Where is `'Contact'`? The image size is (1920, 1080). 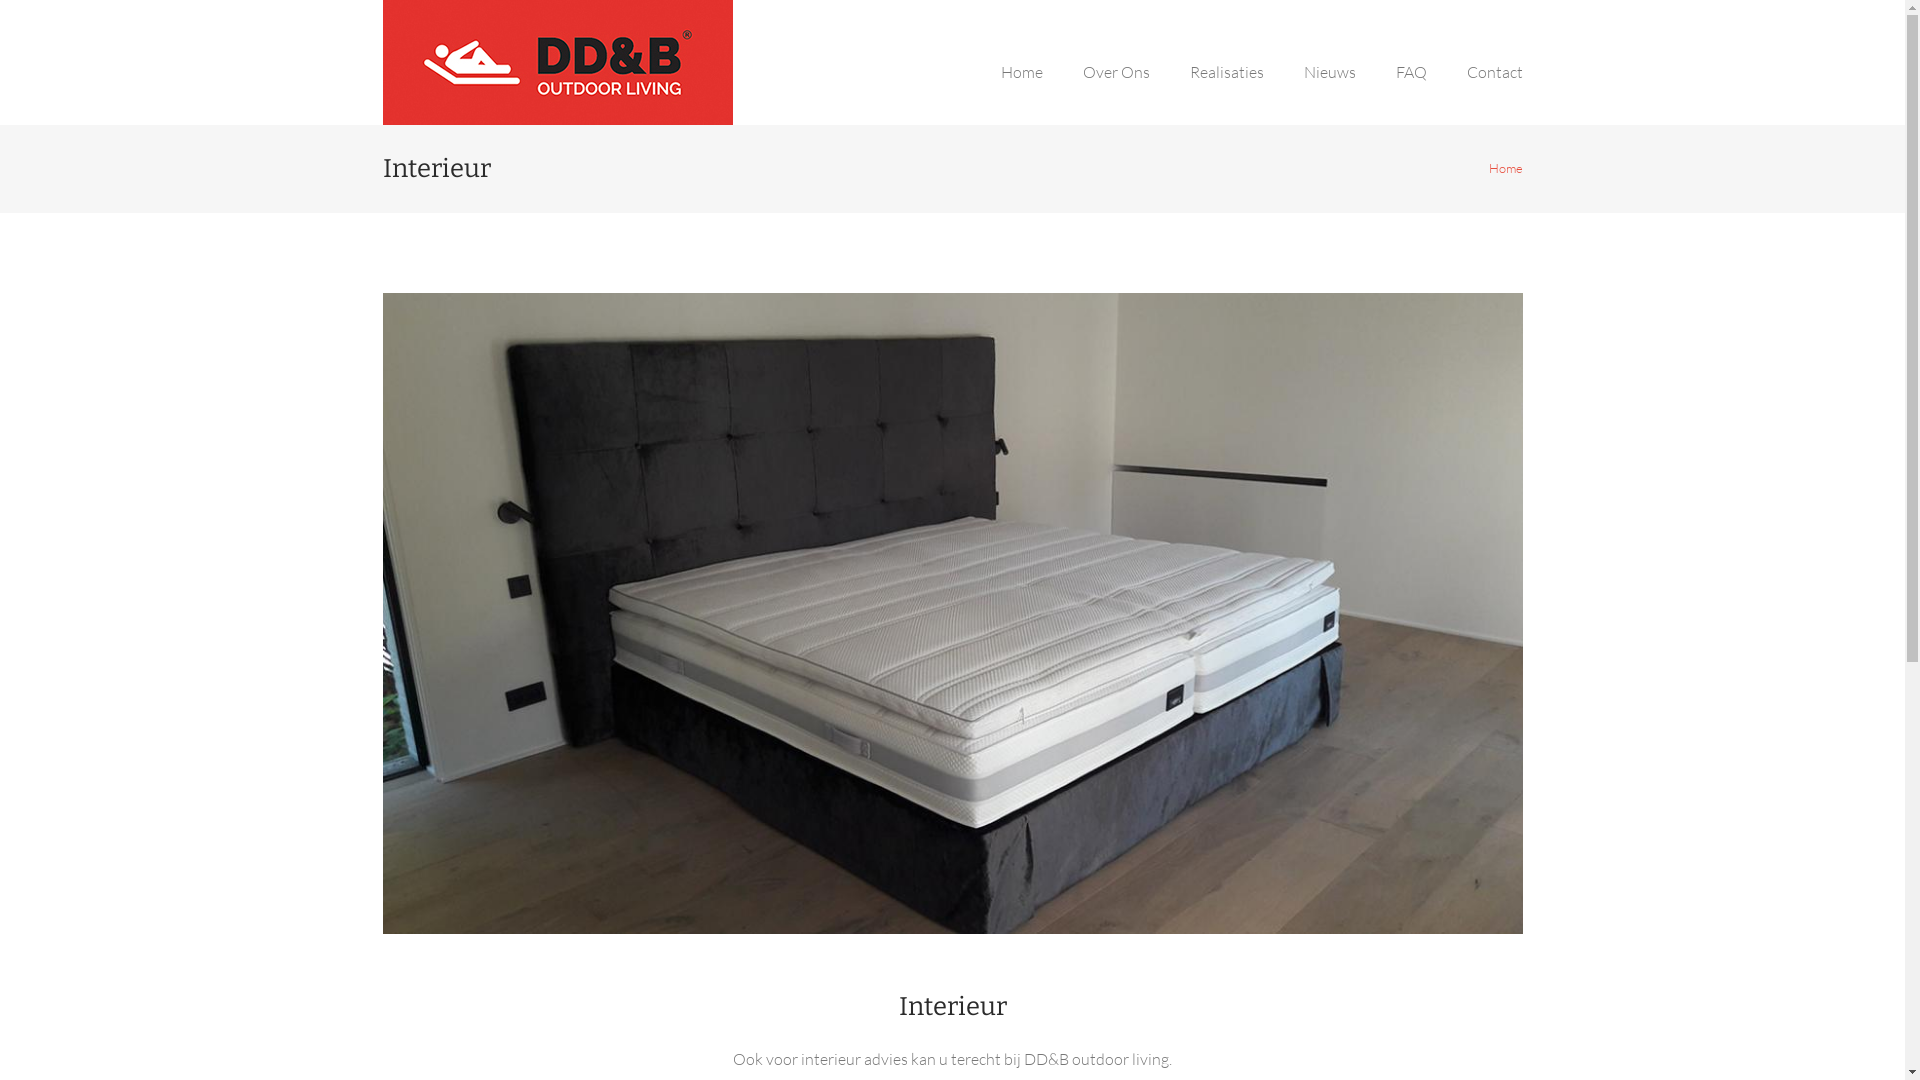 'Contact' is located at coordinates (1483, 93).